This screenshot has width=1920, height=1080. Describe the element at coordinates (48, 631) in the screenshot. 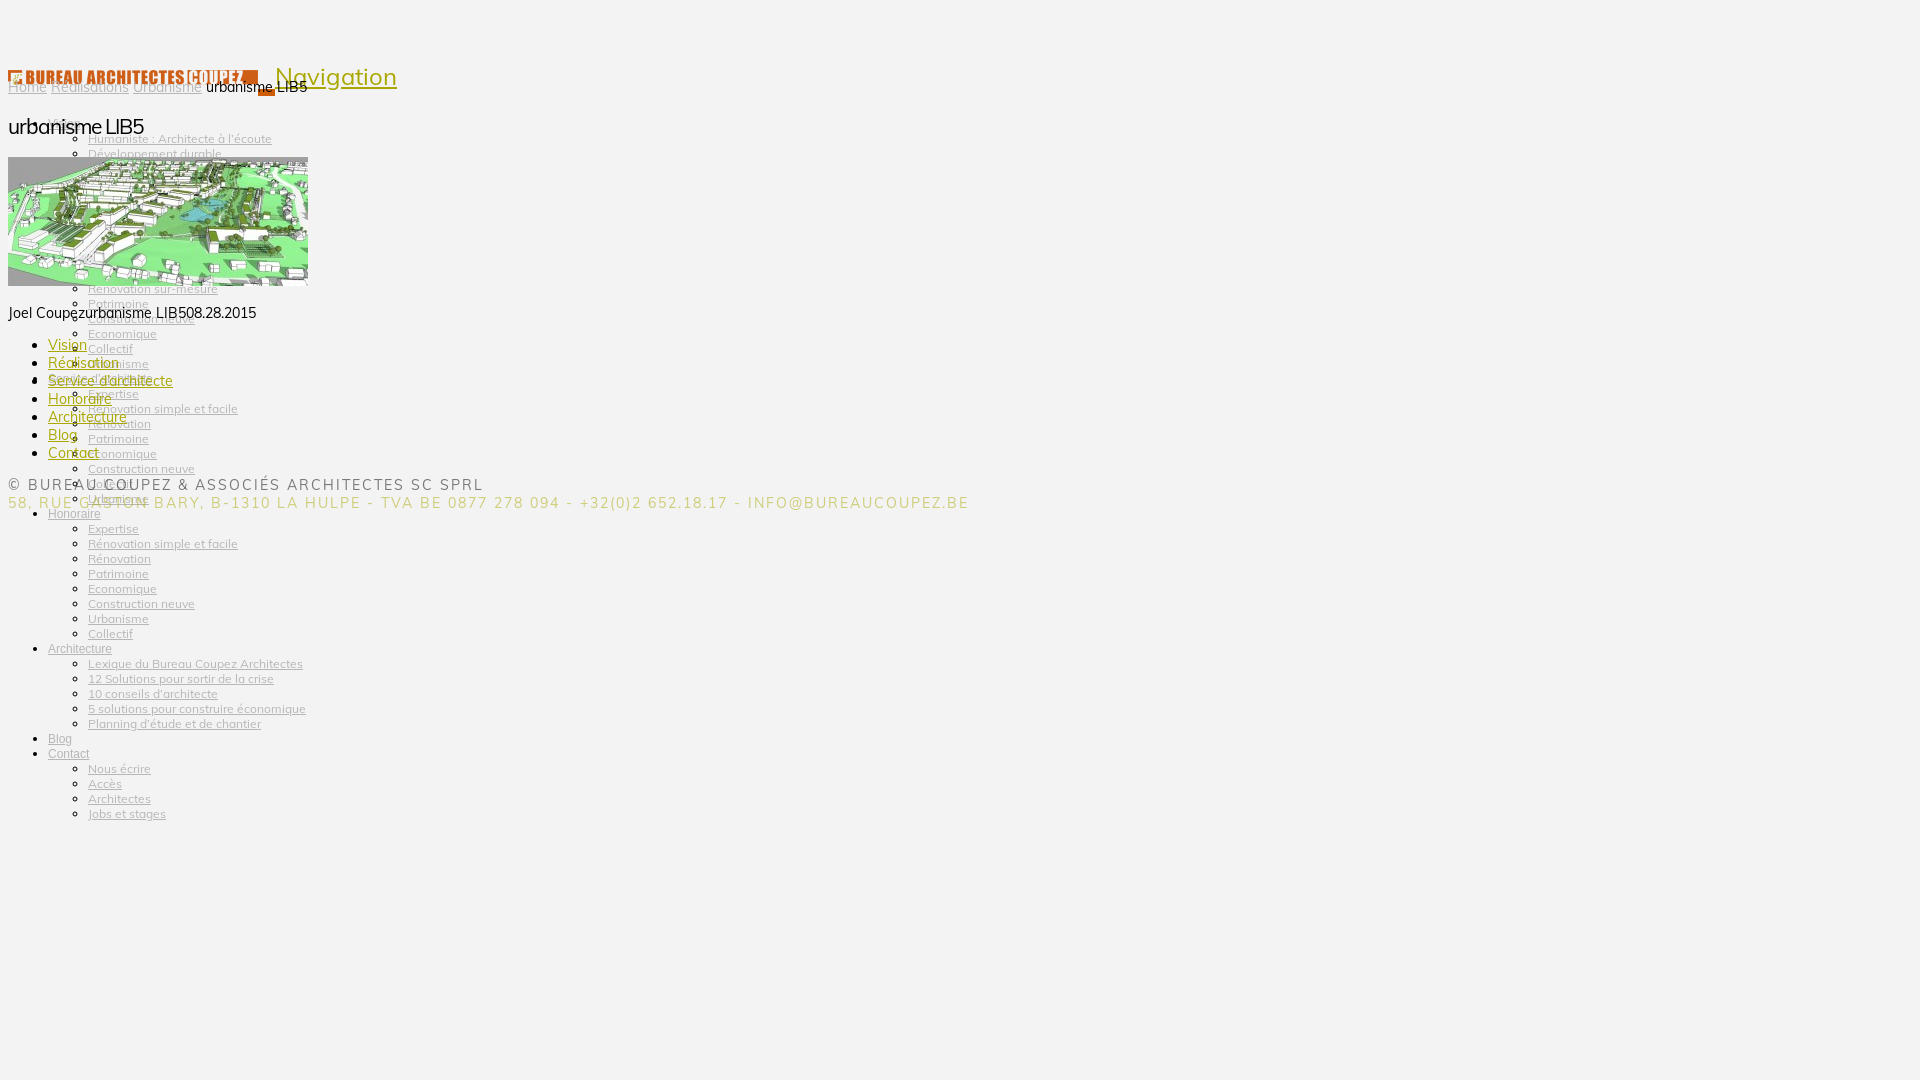

I see `'Architecture'` at that location.